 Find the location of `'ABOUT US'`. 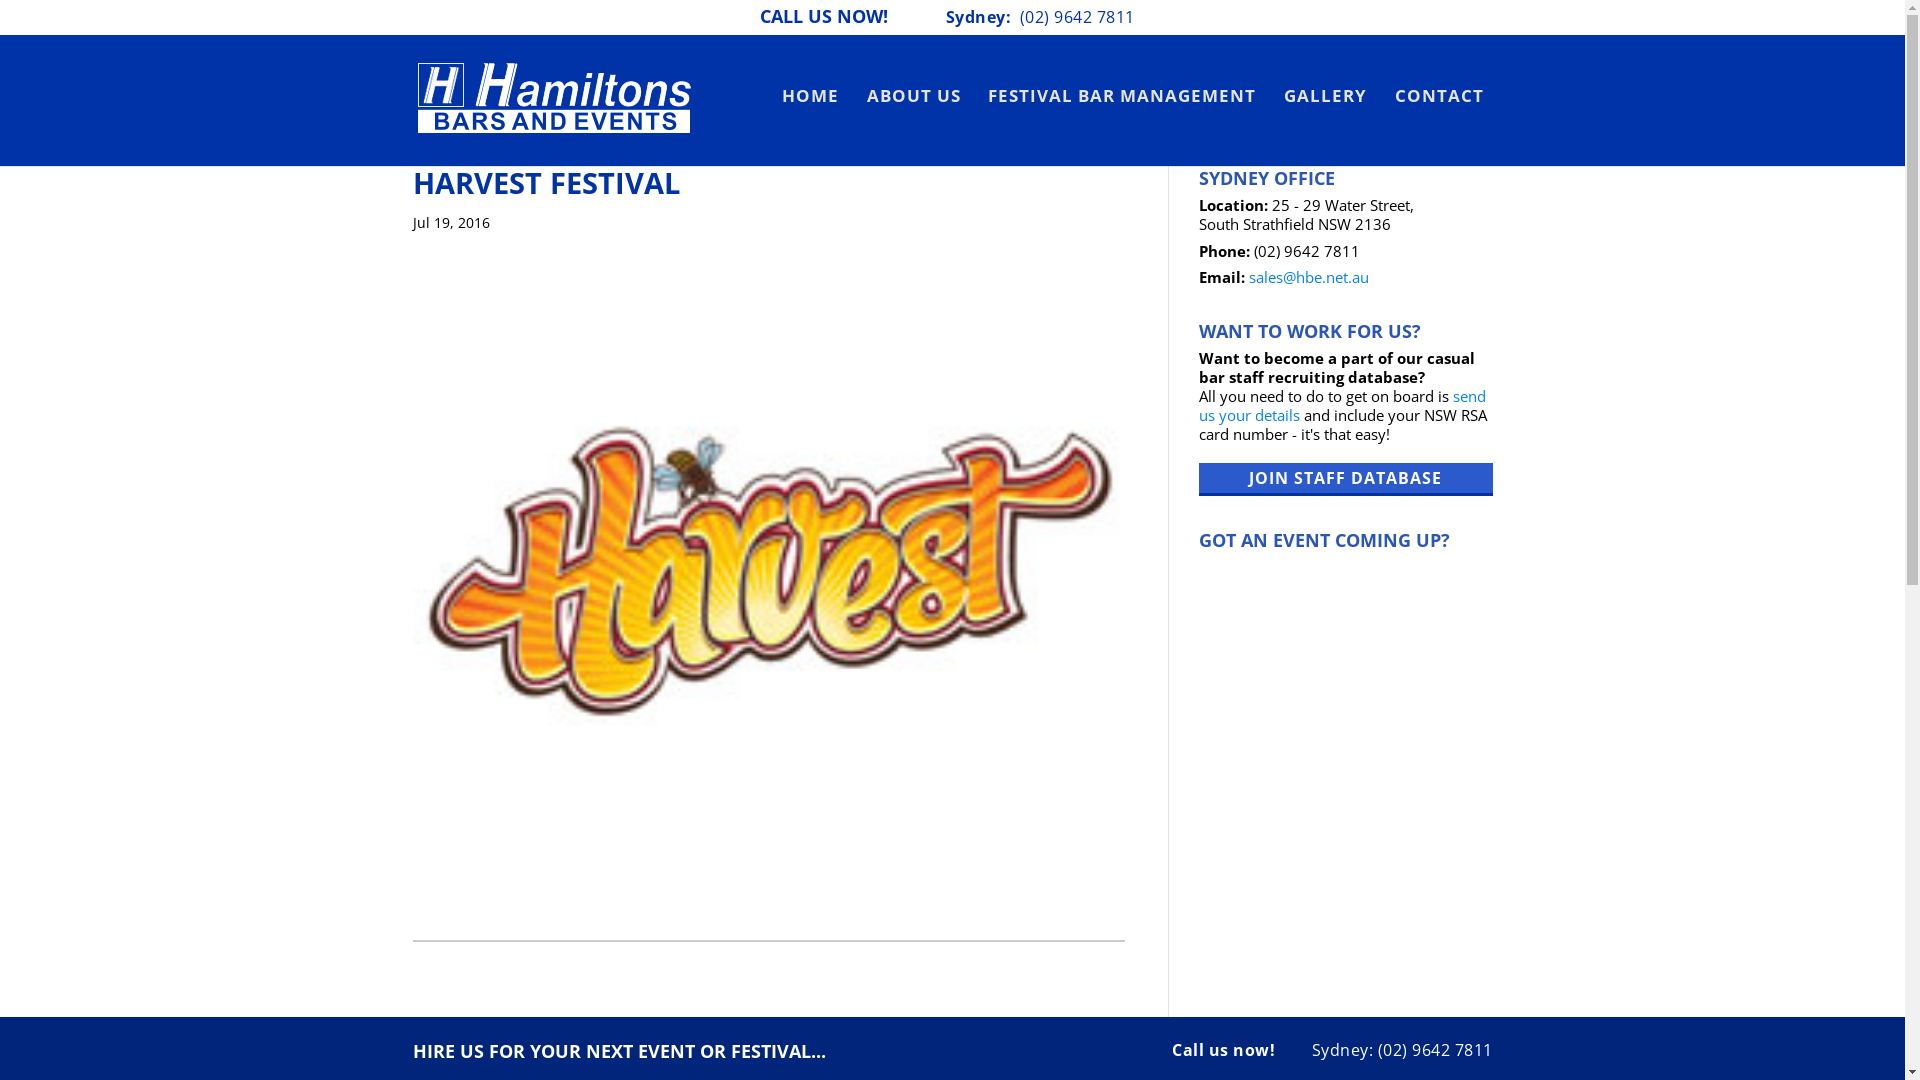

'ABOUT US' is located at coordinates (912, 98).